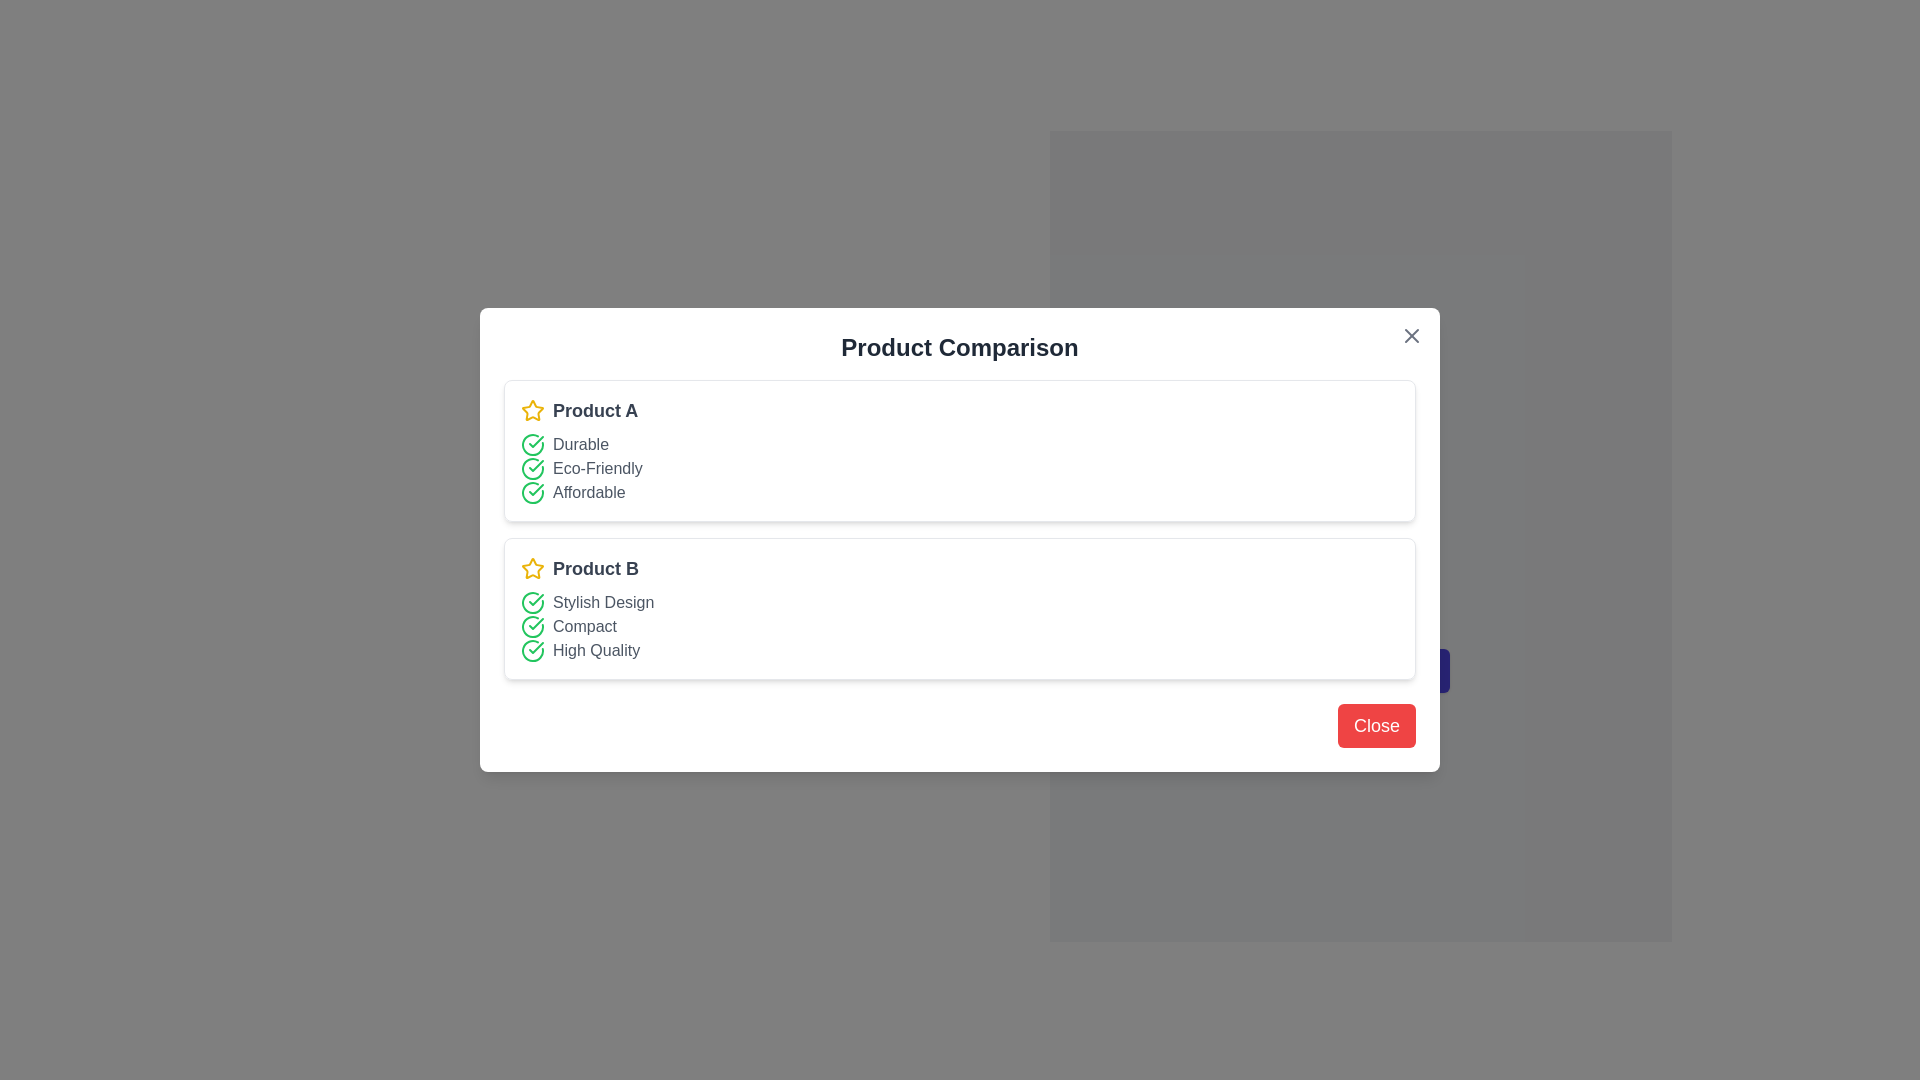  I want to click on the close button icon located at the top-right corner of the modal dialog, so click(1410, 334).